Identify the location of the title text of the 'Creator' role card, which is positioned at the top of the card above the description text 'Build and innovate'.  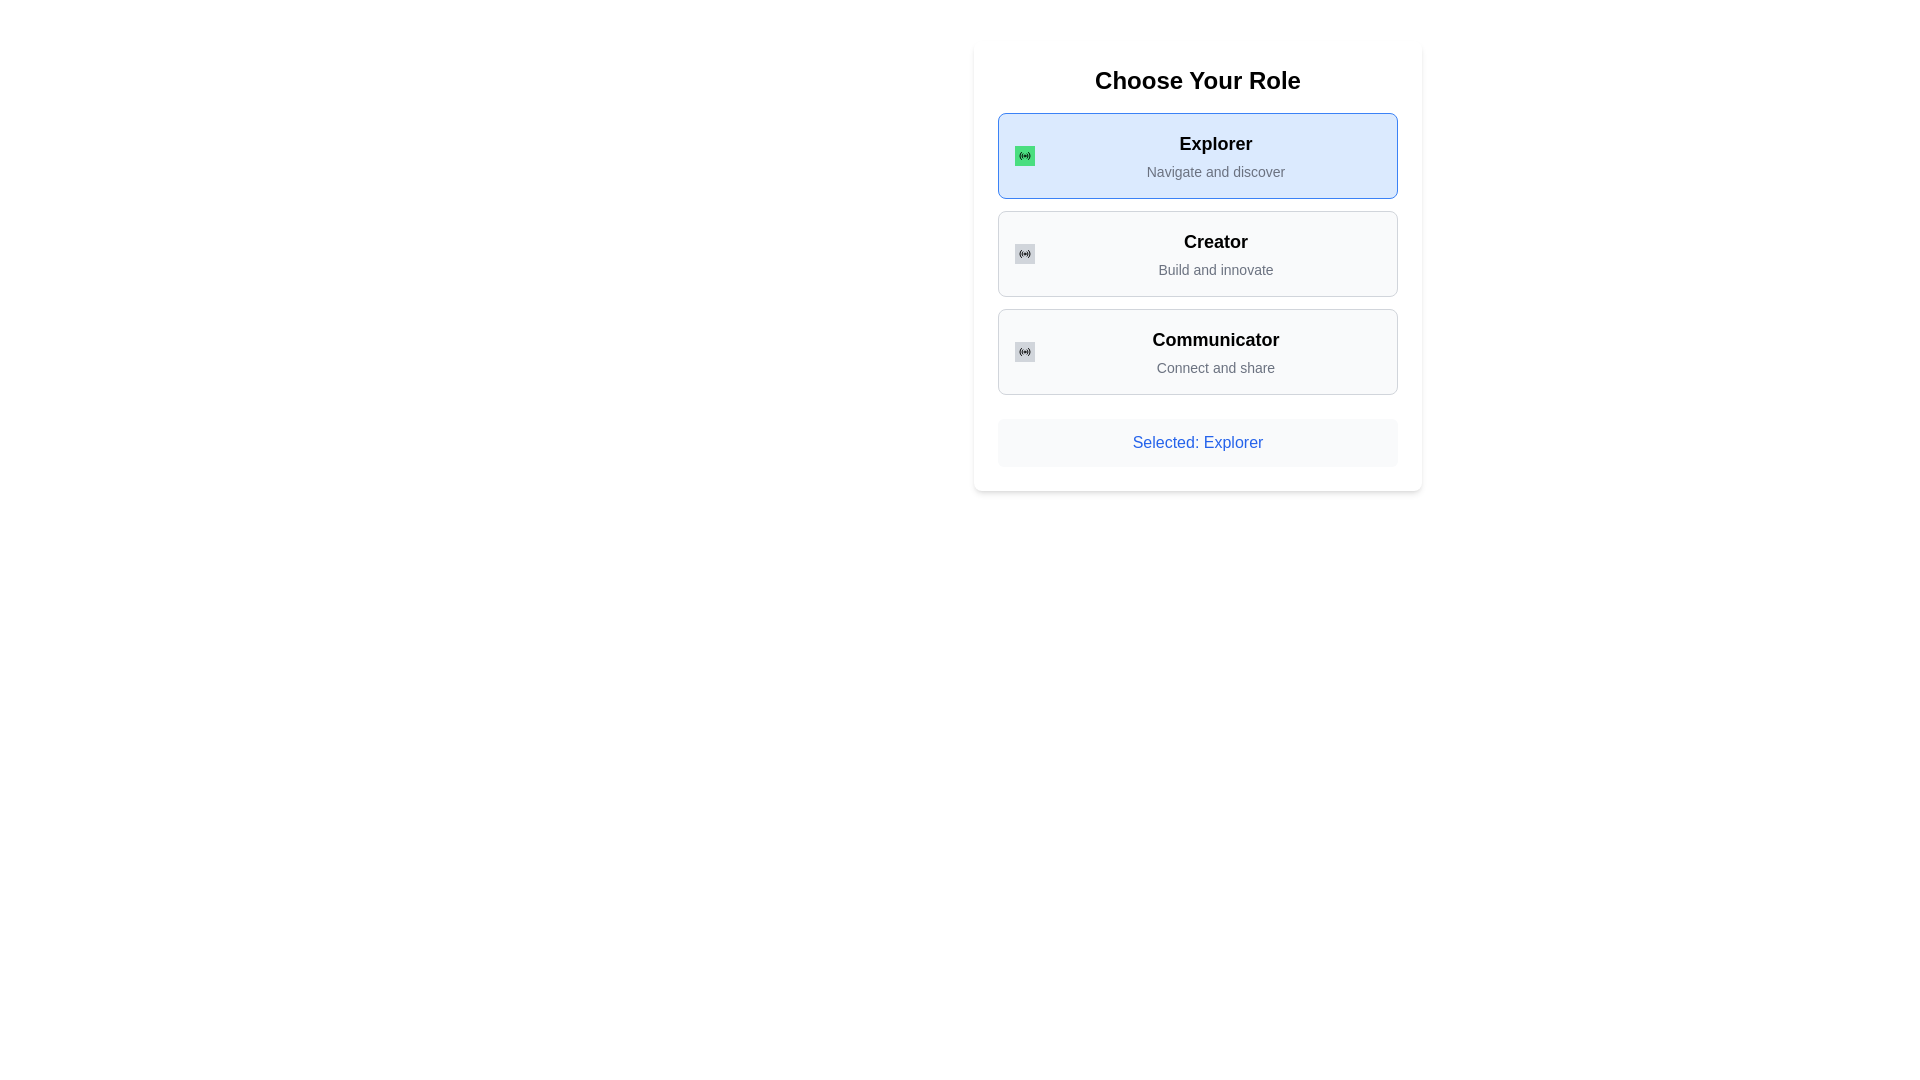
(1214, 241).